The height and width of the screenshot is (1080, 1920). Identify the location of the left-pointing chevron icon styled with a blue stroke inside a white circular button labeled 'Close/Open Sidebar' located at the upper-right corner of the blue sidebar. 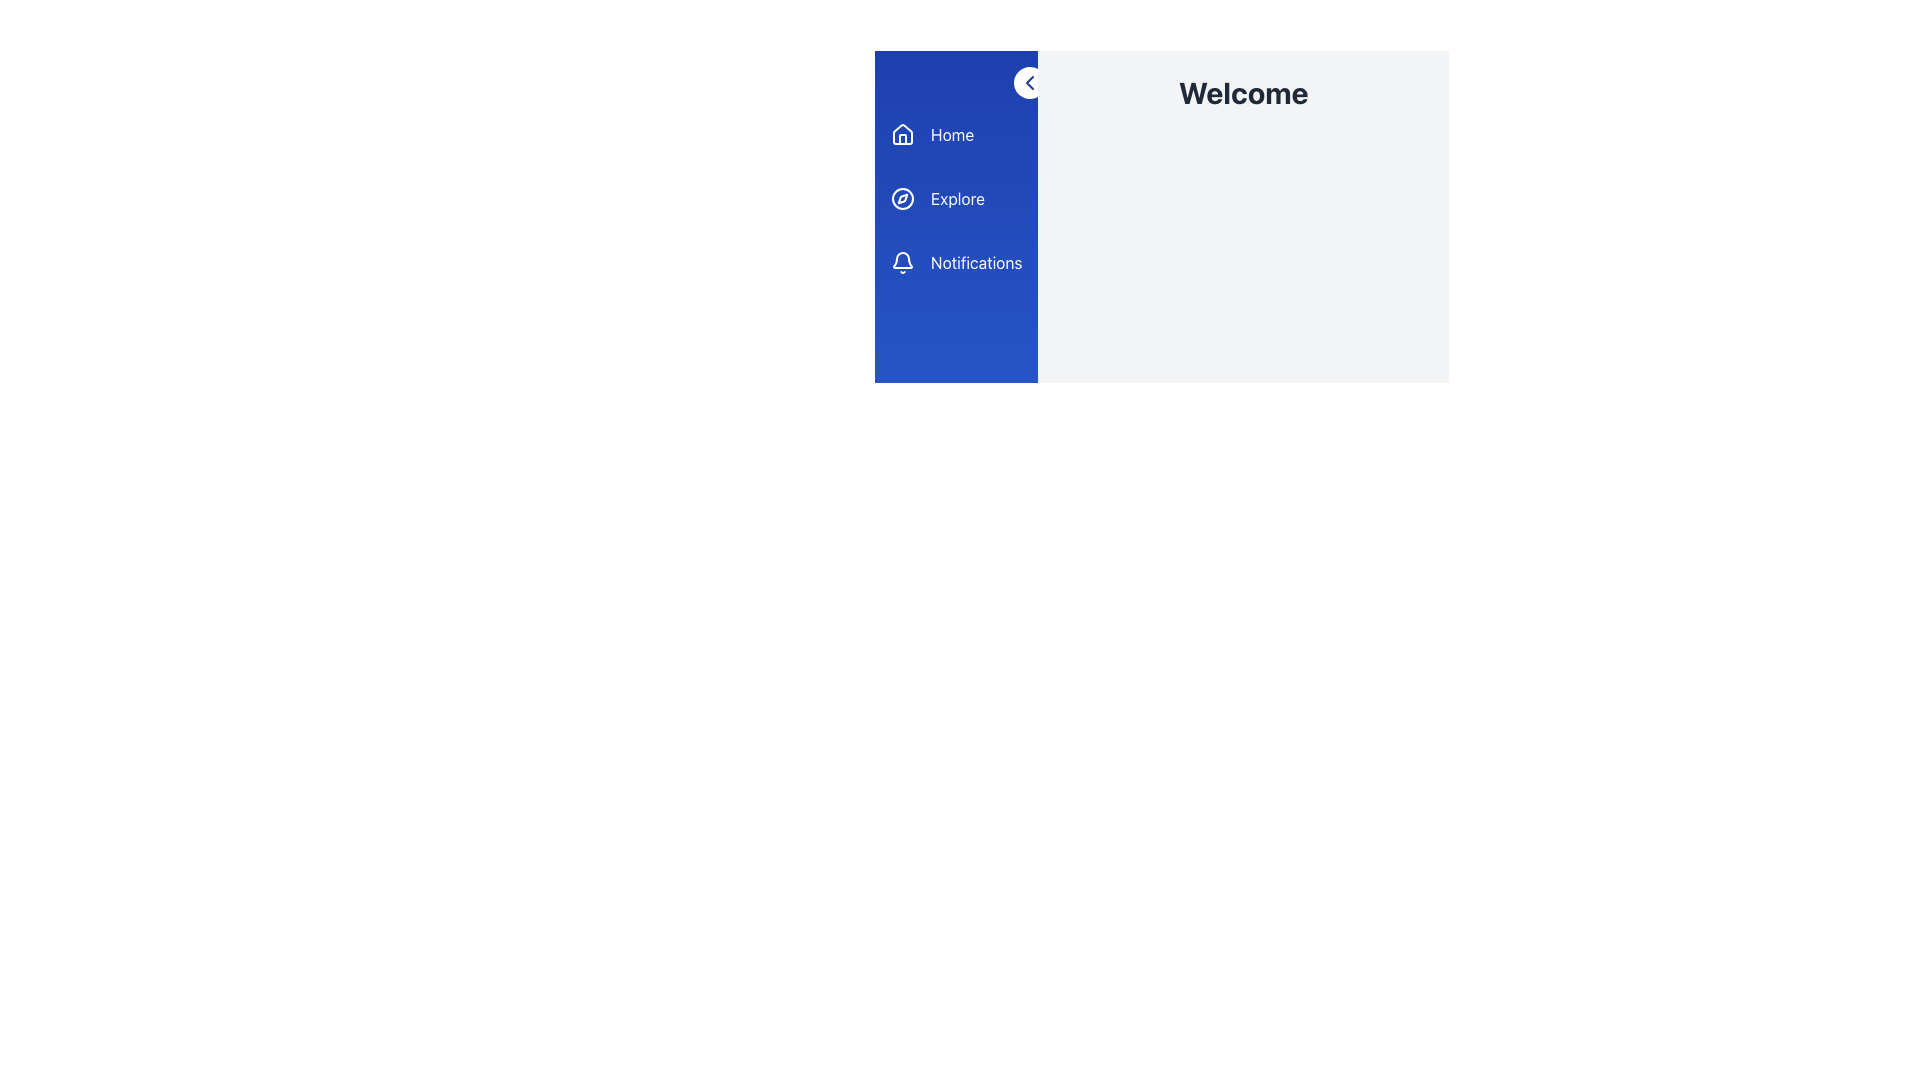
(1030, 82).